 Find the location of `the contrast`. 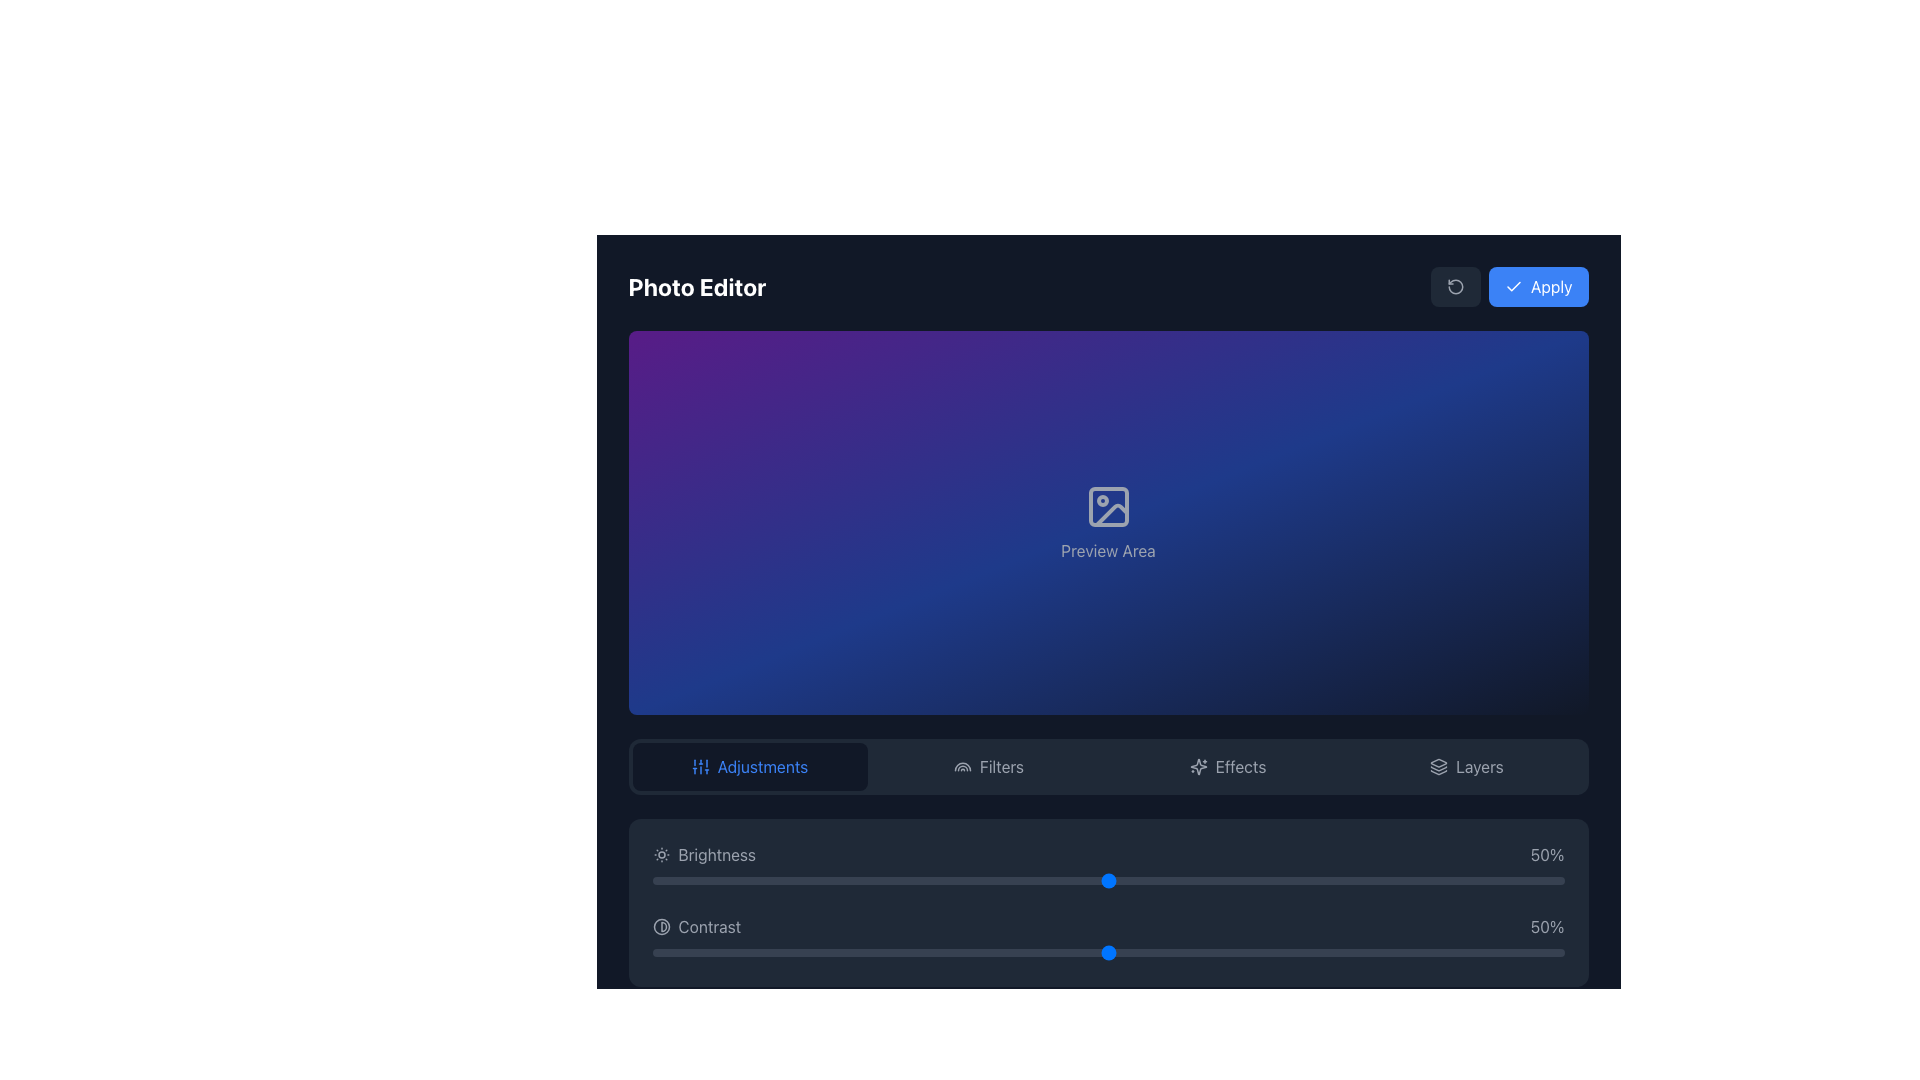

the contrast is located at coordinates (1300, 951).